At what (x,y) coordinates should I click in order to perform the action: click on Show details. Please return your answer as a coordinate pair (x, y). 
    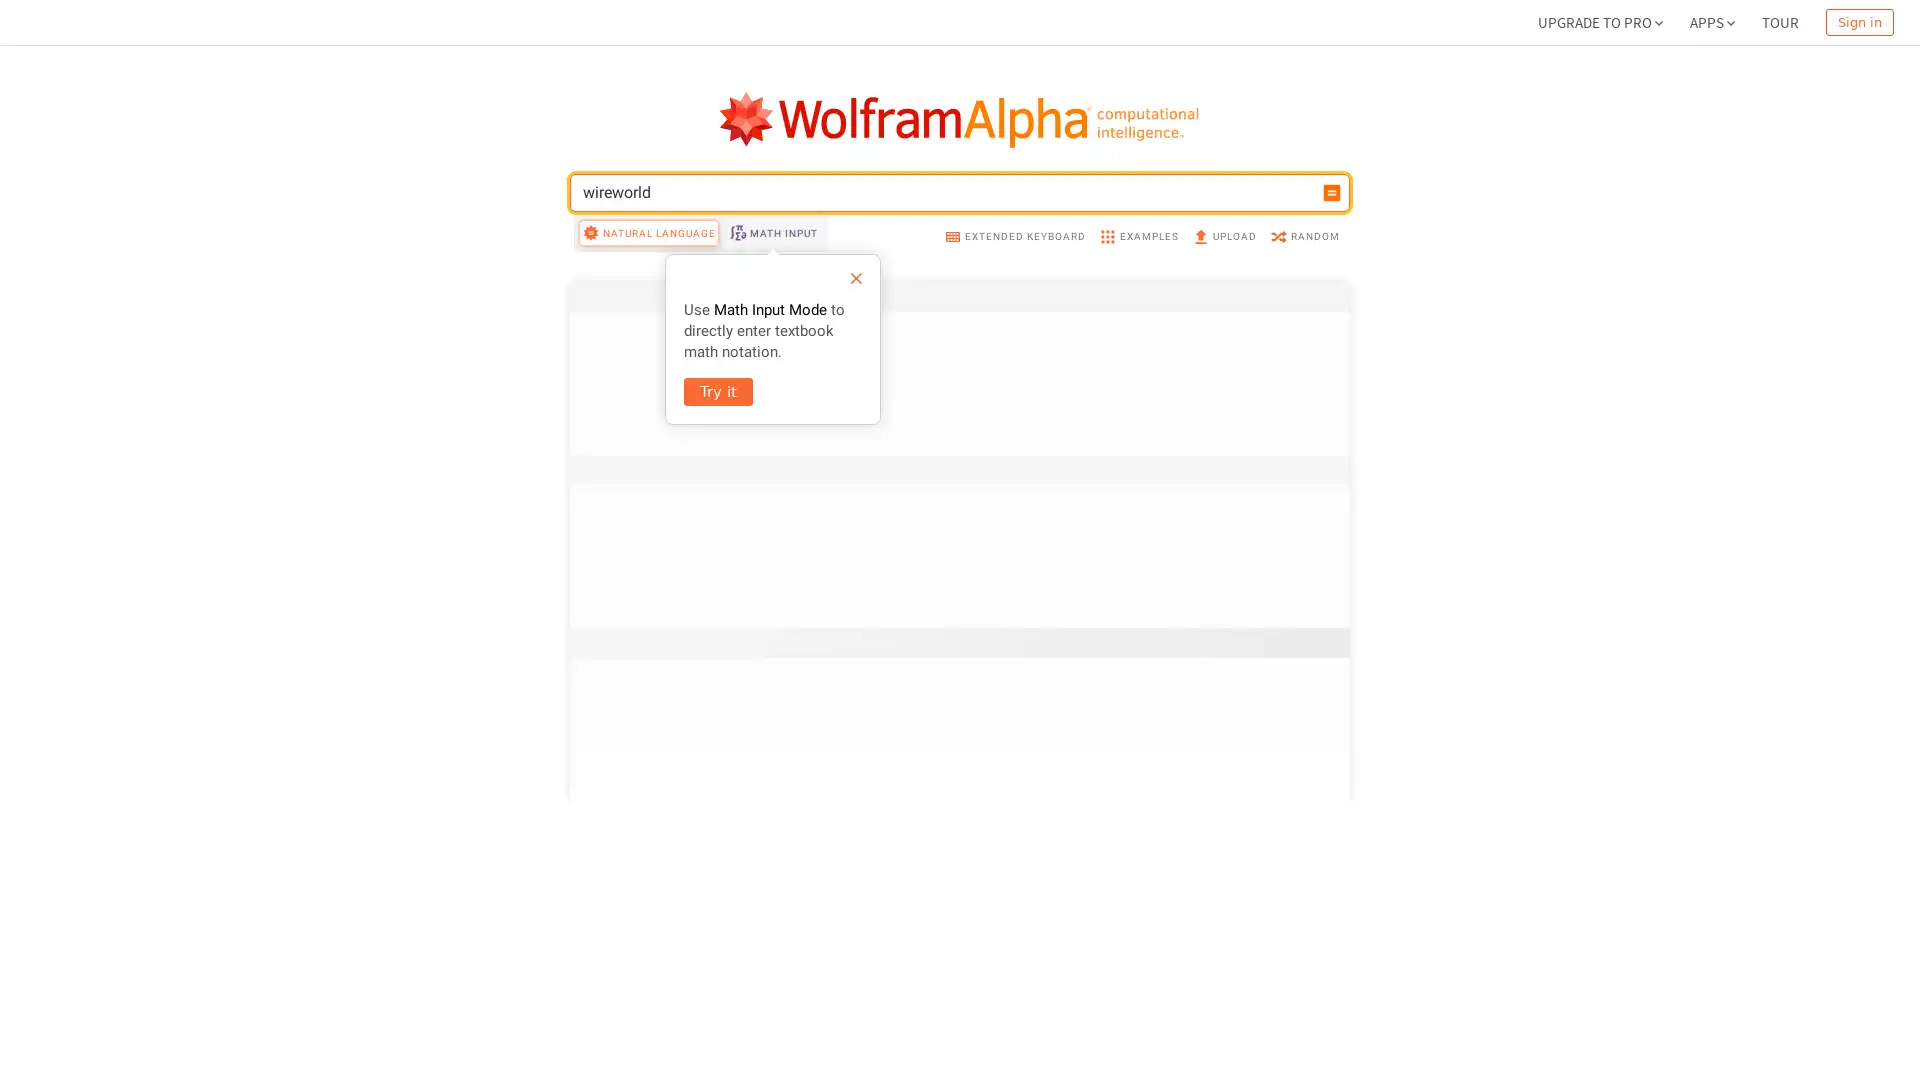
    Looking at the image, I should click on (1284, 878).